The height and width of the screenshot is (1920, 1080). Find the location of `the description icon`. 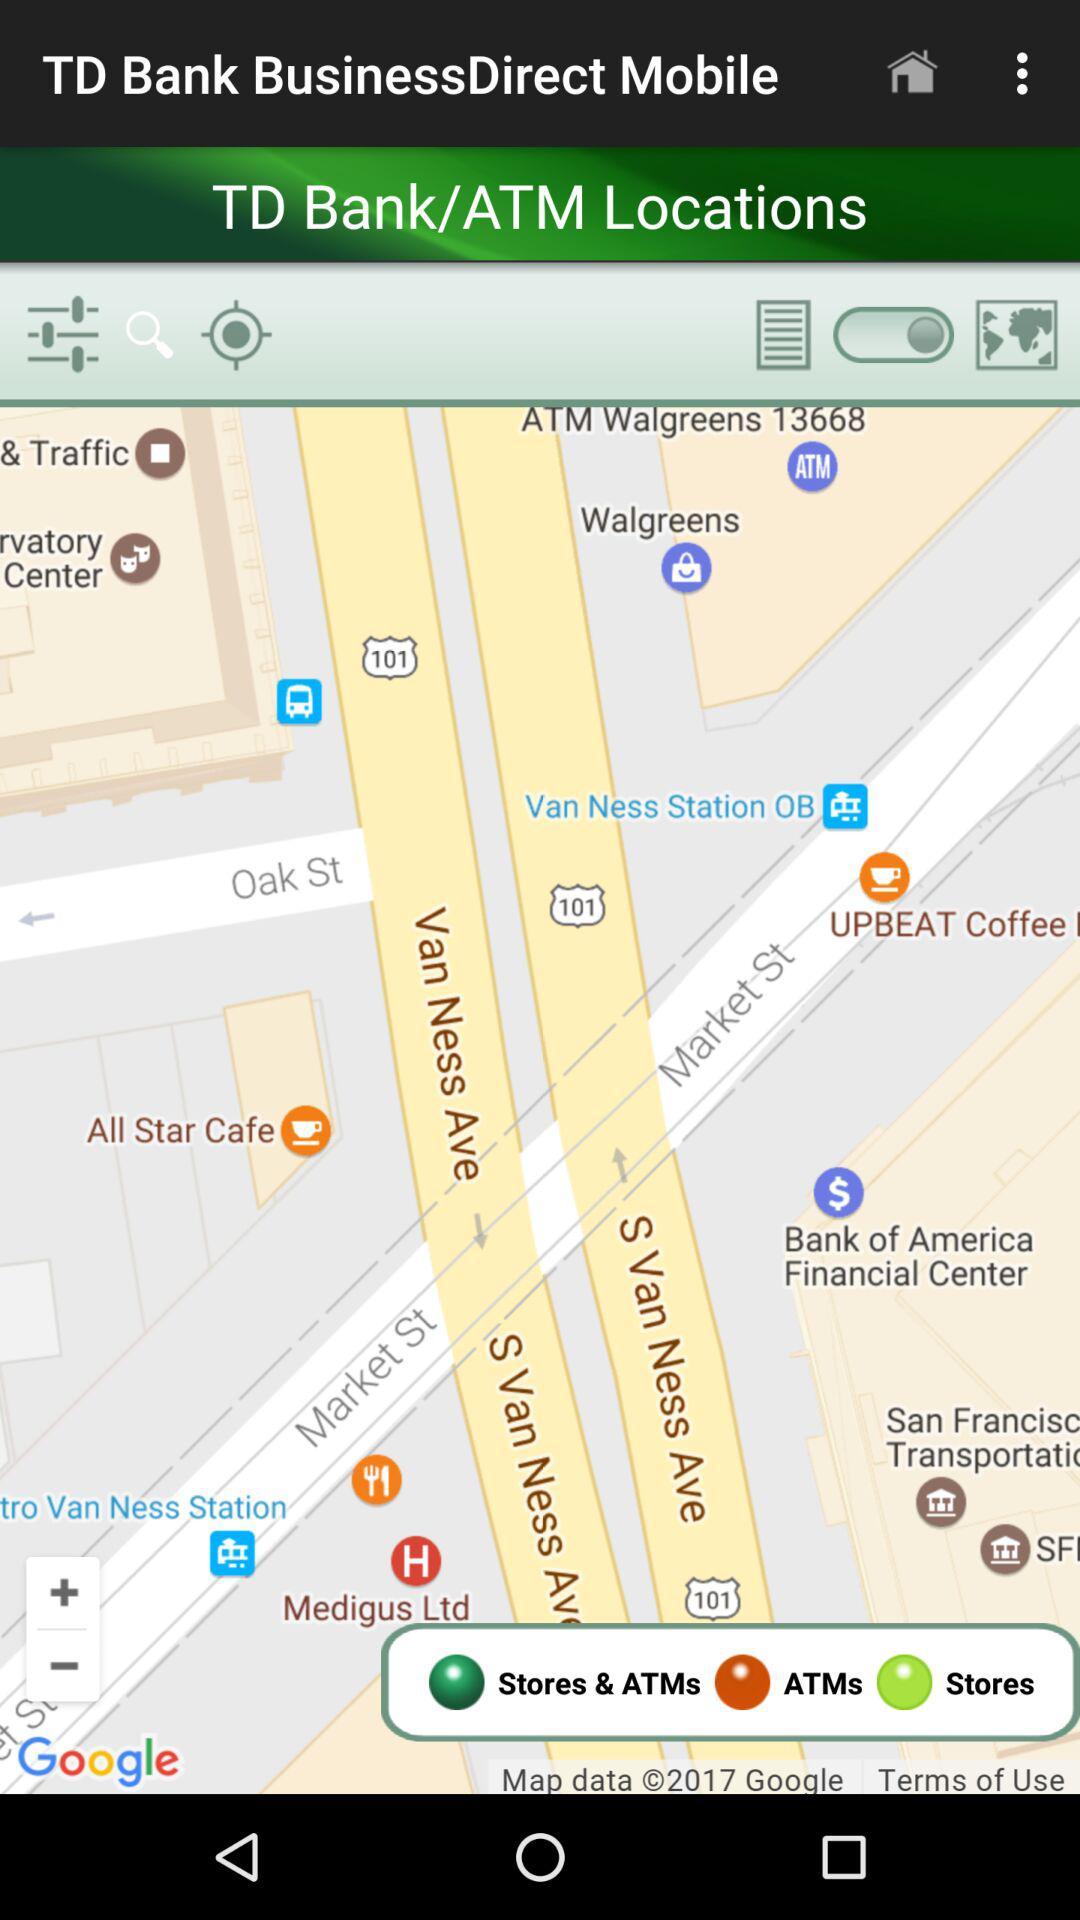

the description icon is located at coordinates (769, 334).